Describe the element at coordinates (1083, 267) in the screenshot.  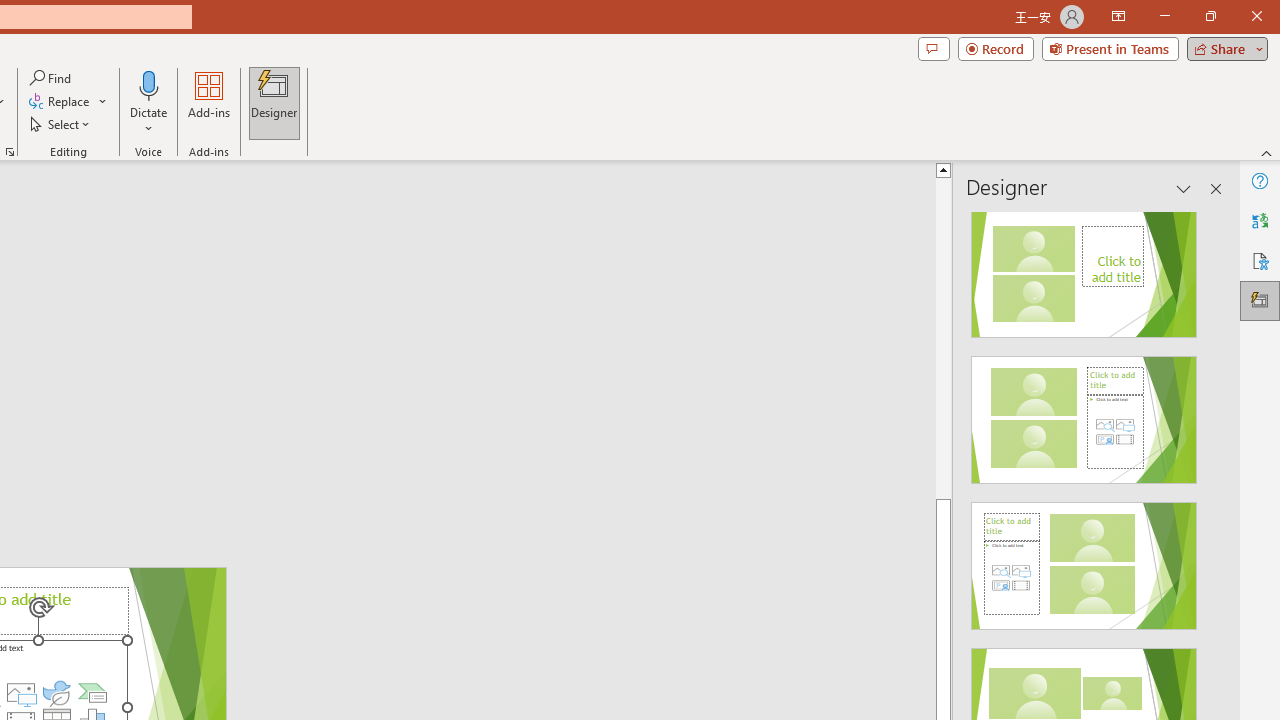
I see `'Recommended Design: Design Idea'` at that location.